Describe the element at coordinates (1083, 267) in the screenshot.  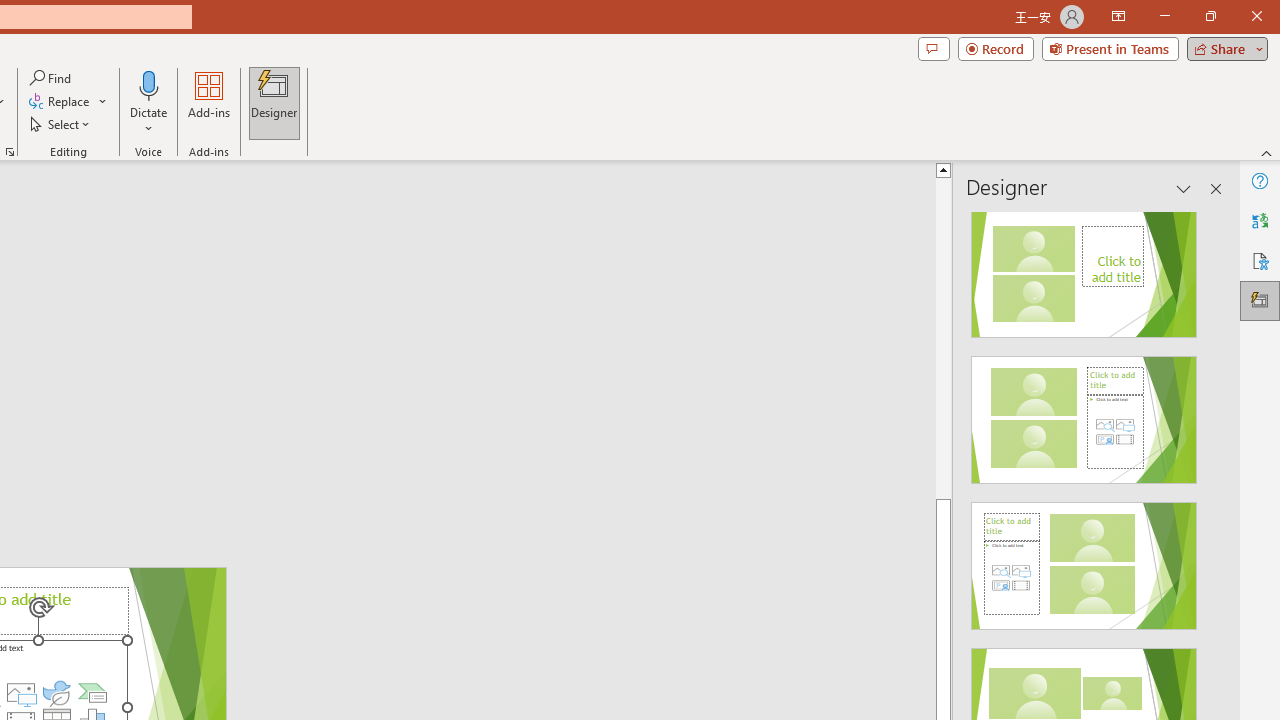
I see `'Recommended Design: Design Idea'` at that location.